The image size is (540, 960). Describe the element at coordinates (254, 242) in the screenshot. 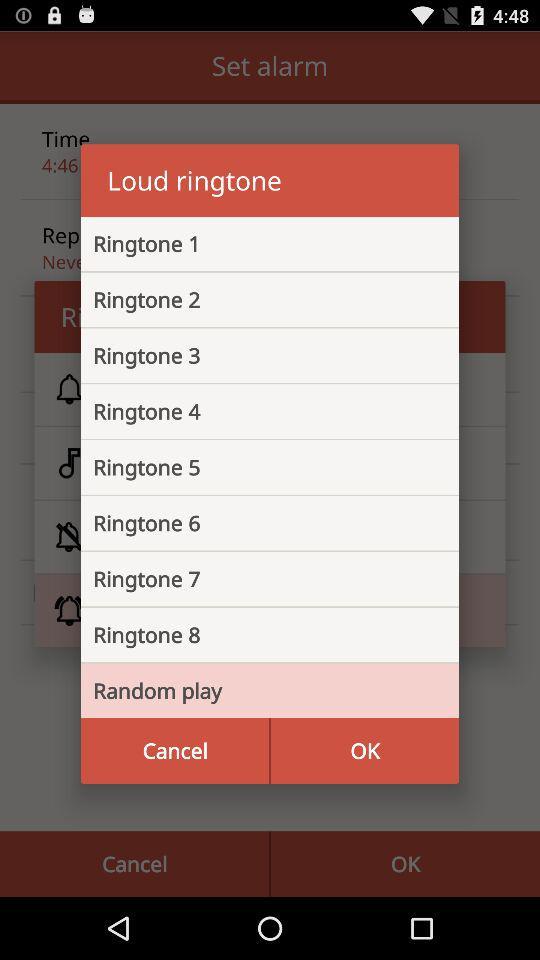

I see `ringtone 1 icon` at that location.